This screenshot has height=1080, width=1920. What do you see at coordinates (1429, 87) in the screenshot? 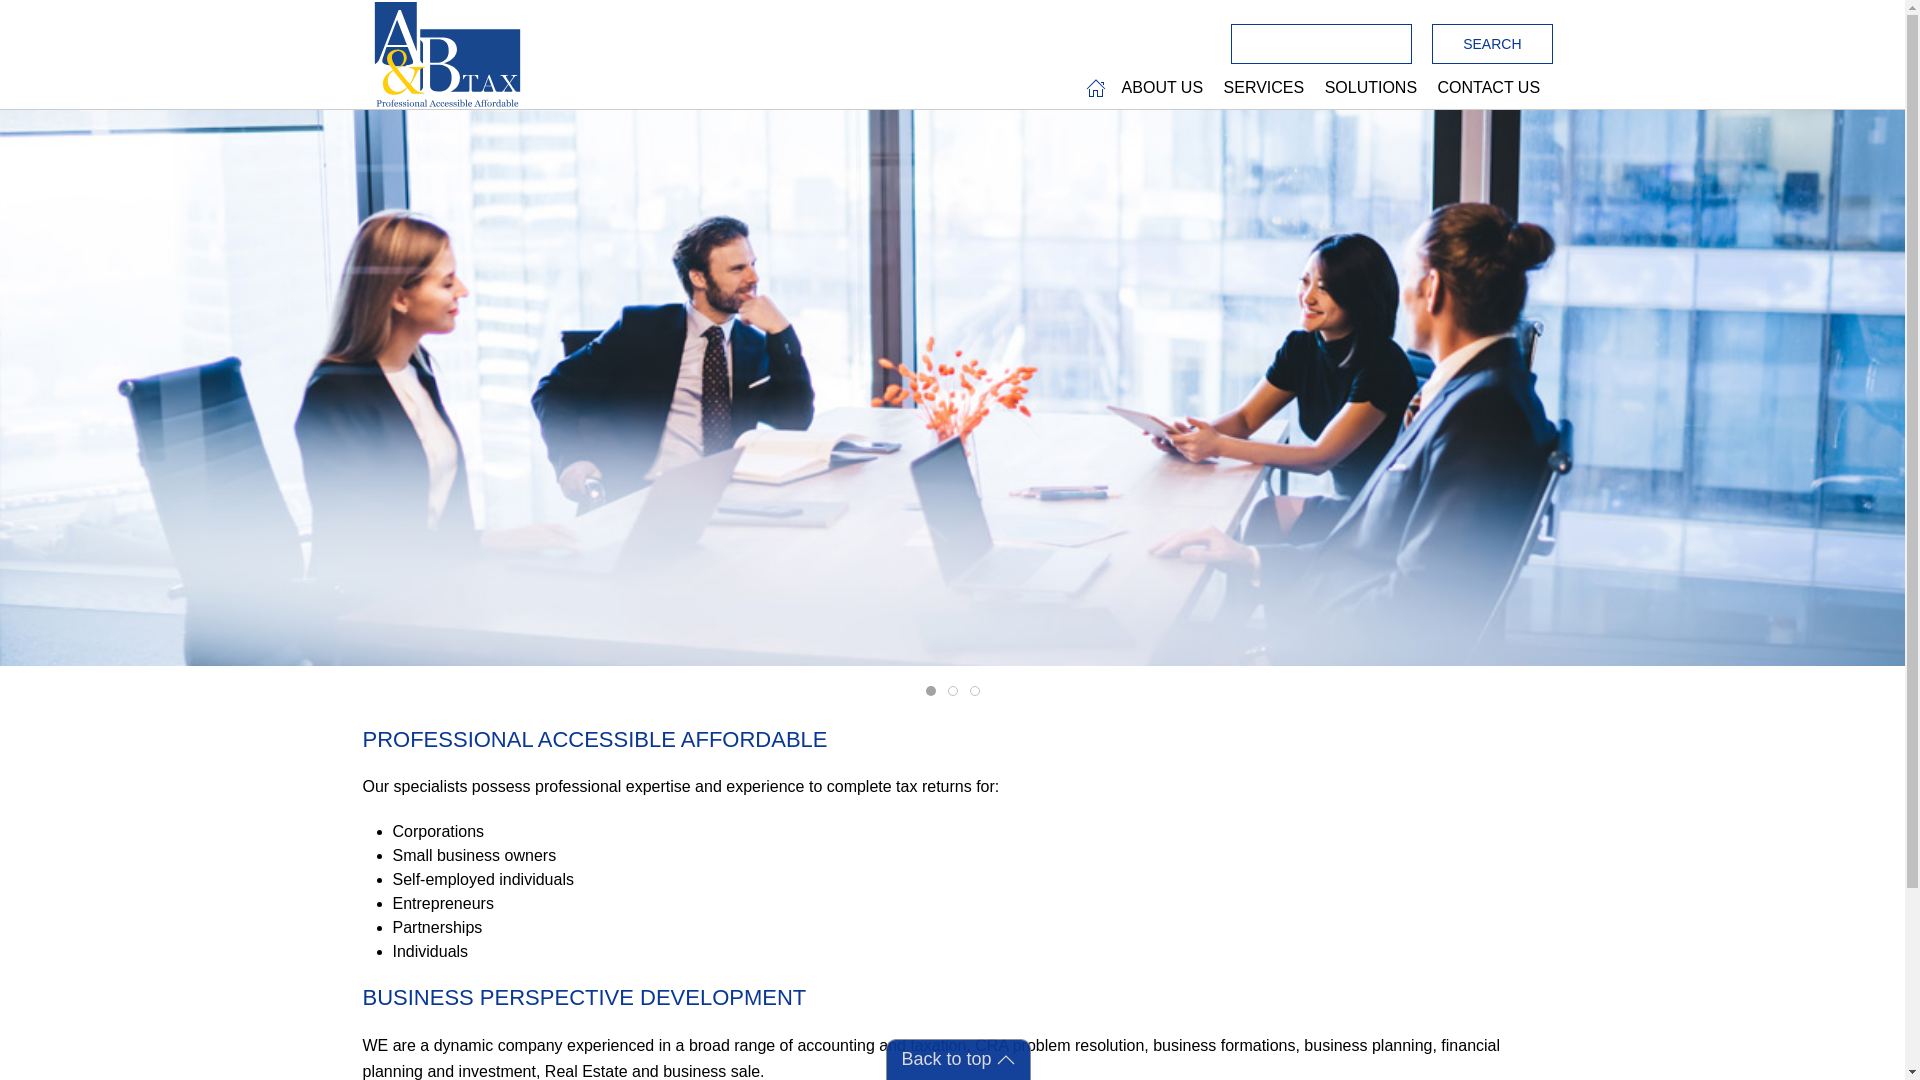
I see `'CONTACT US '` at bounding box center [1429, 87].